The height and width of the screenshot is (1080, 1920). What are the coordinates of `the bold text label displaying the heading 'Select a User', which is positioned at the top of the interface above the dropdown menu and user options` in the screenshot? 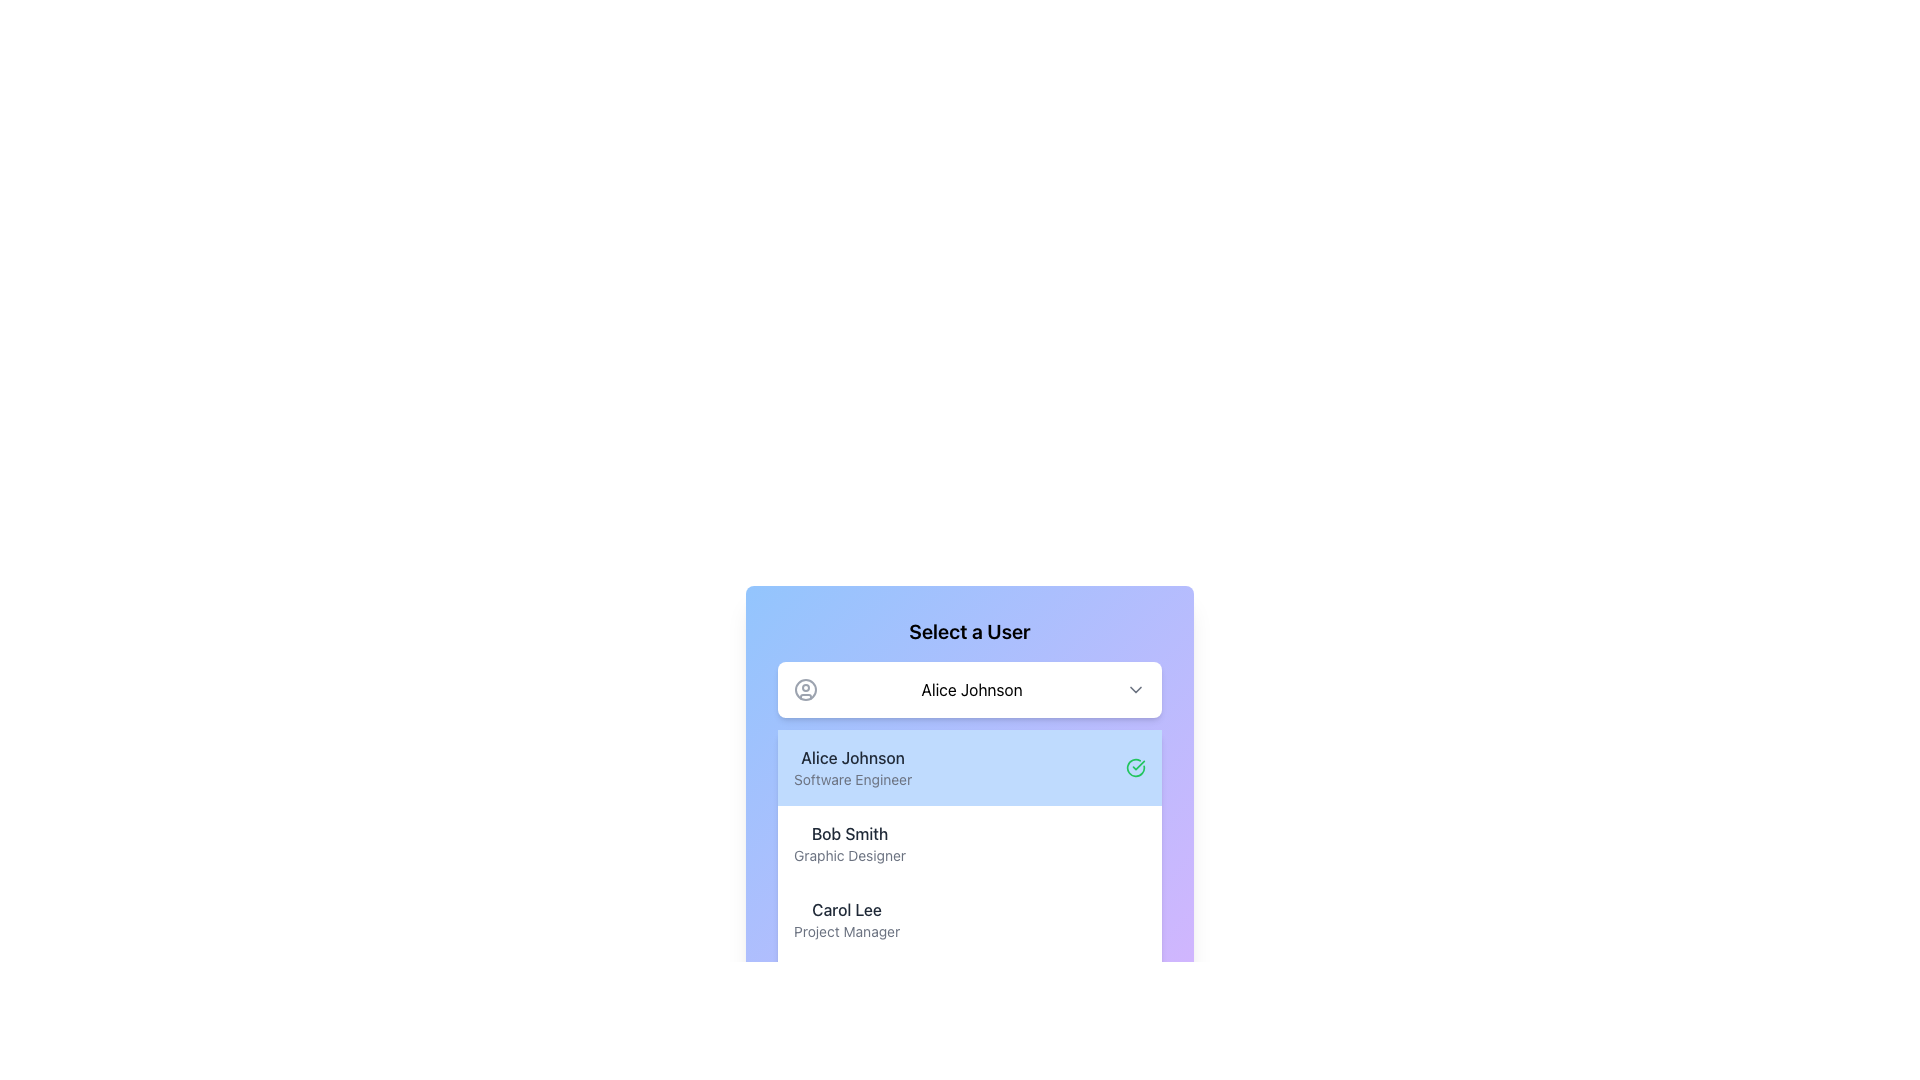 It's located at (969, 632).